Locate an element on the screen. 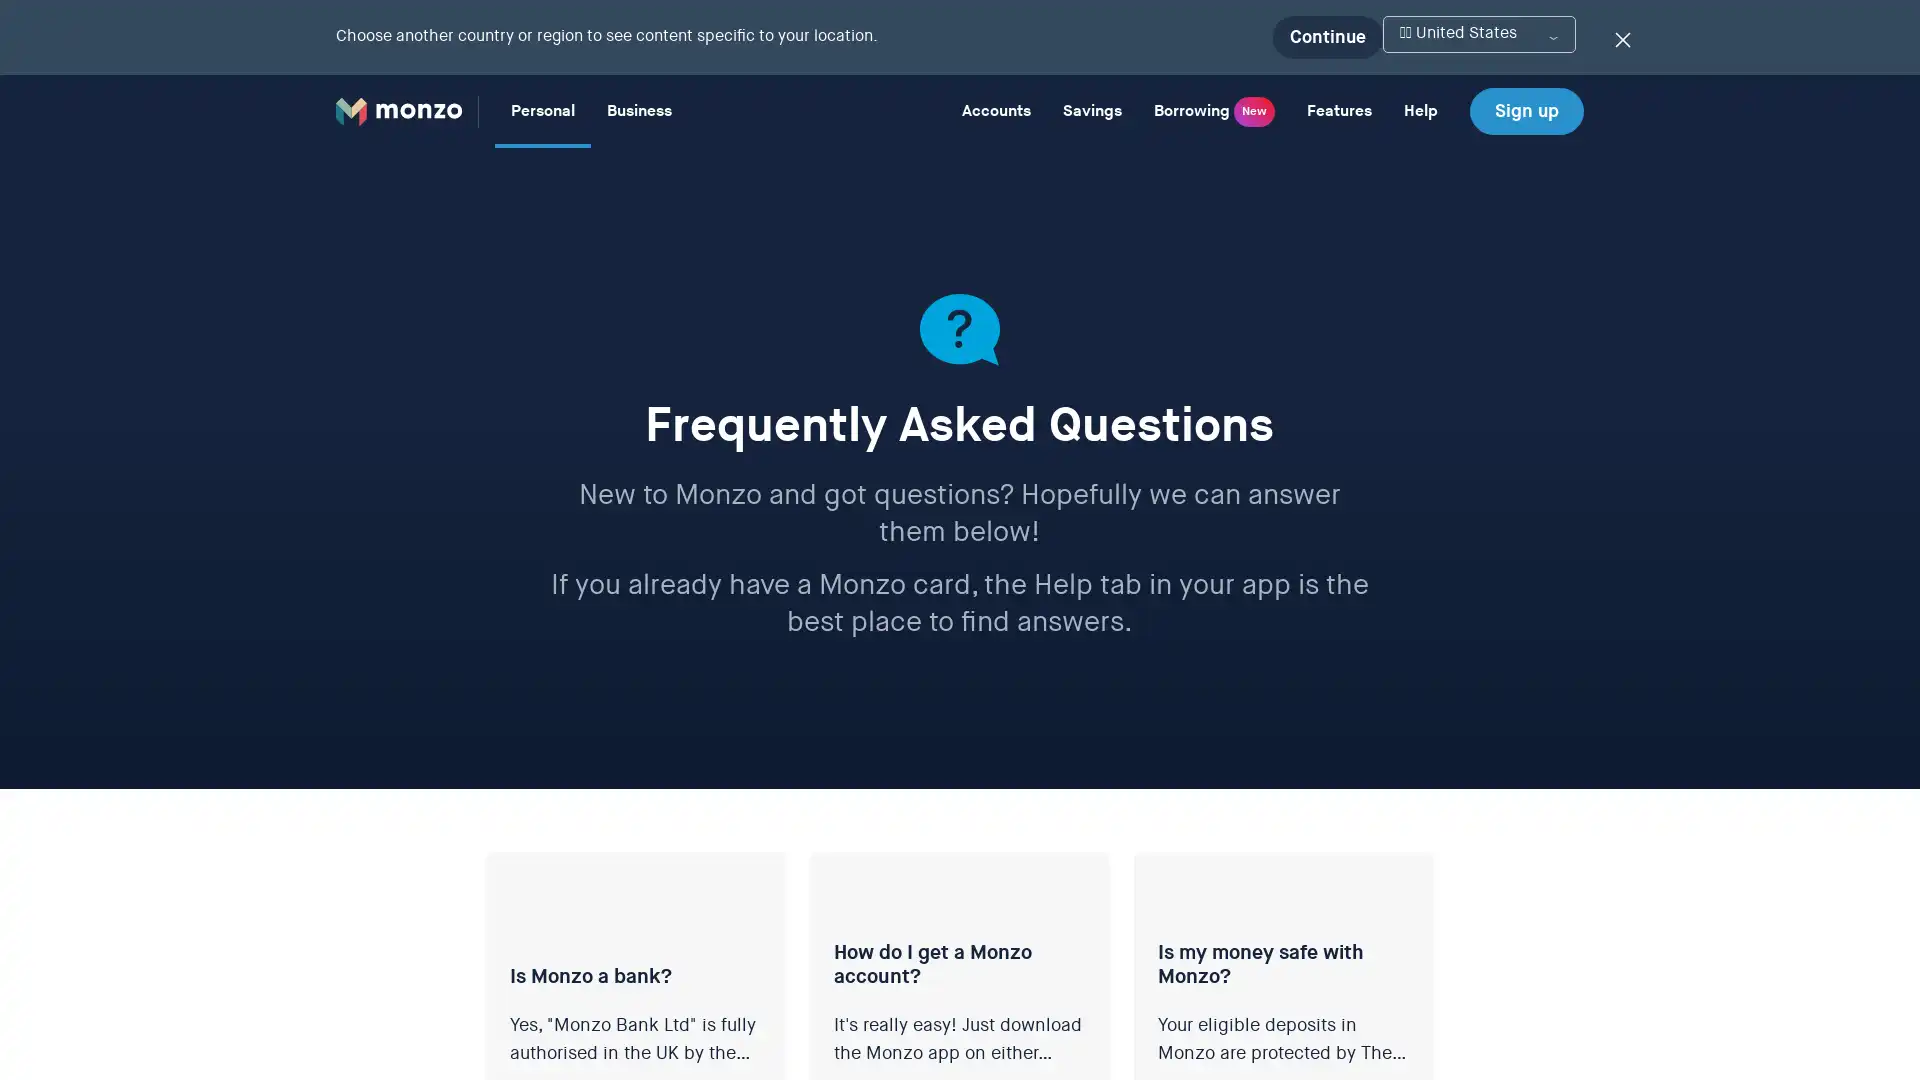 The image size is (1920, 1080). Borrowing New is located at coordinates (1213, 111).